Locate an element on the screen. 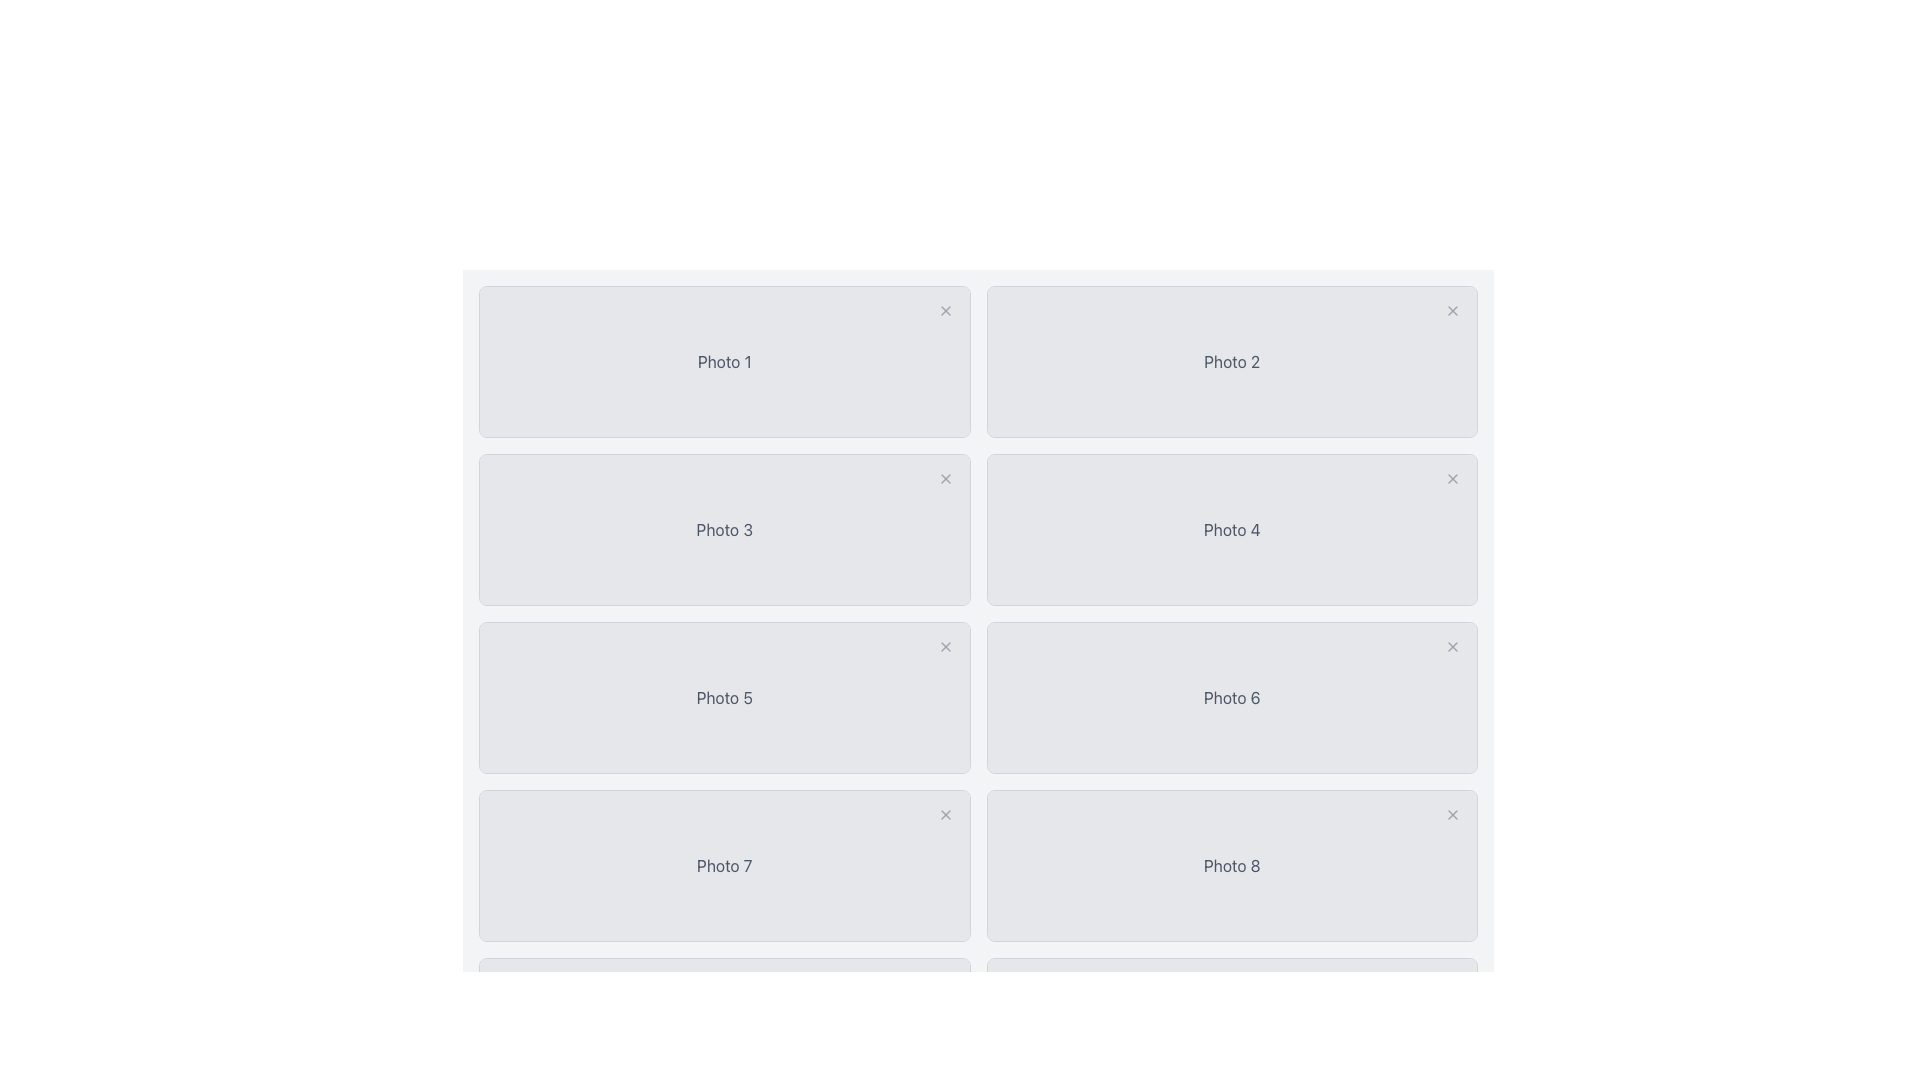  the close or delete icon button located in the top-right corner of the 'Photo 3' card is located at coordinates (944, 478).